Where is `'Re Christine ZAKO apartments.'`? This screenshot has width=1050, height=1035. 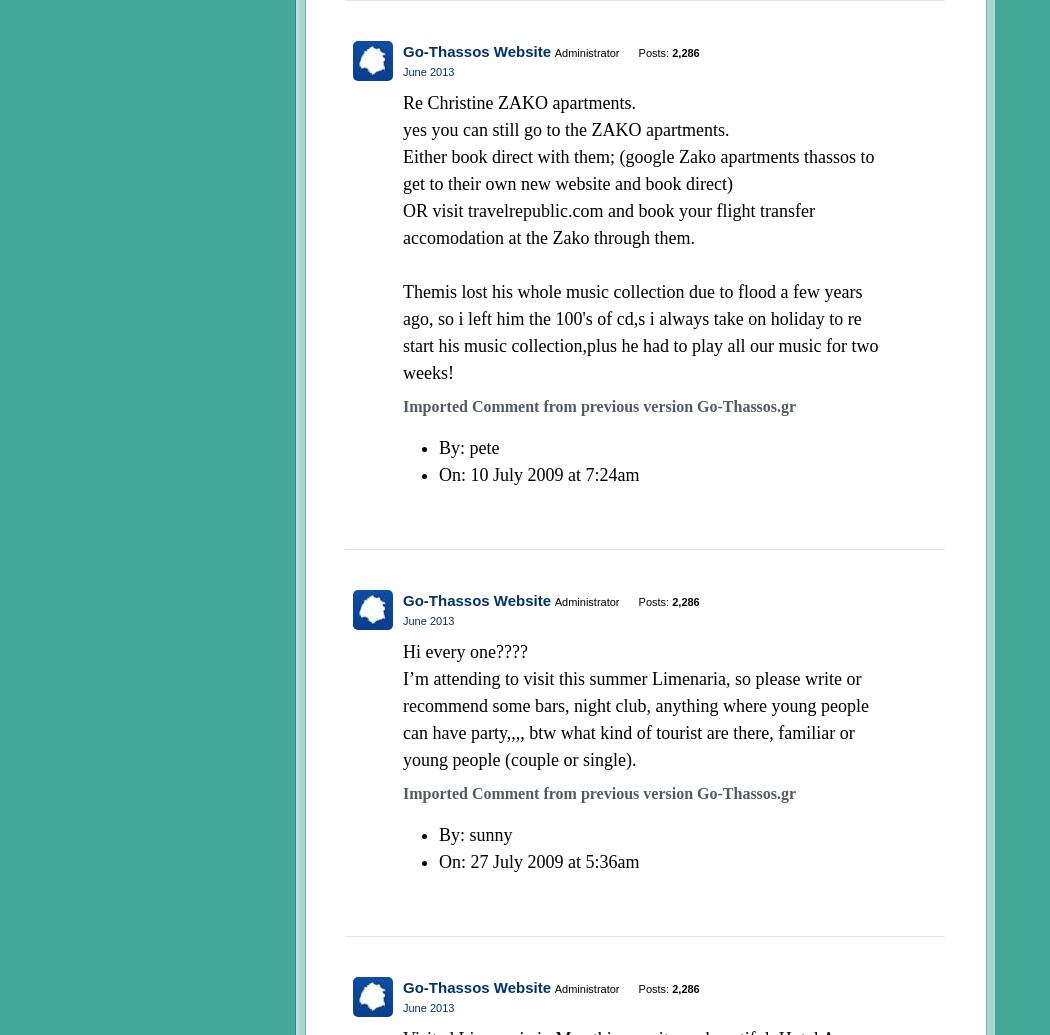 'Re Christine ZAKO apartments.' is located at coordinates (518, 102).